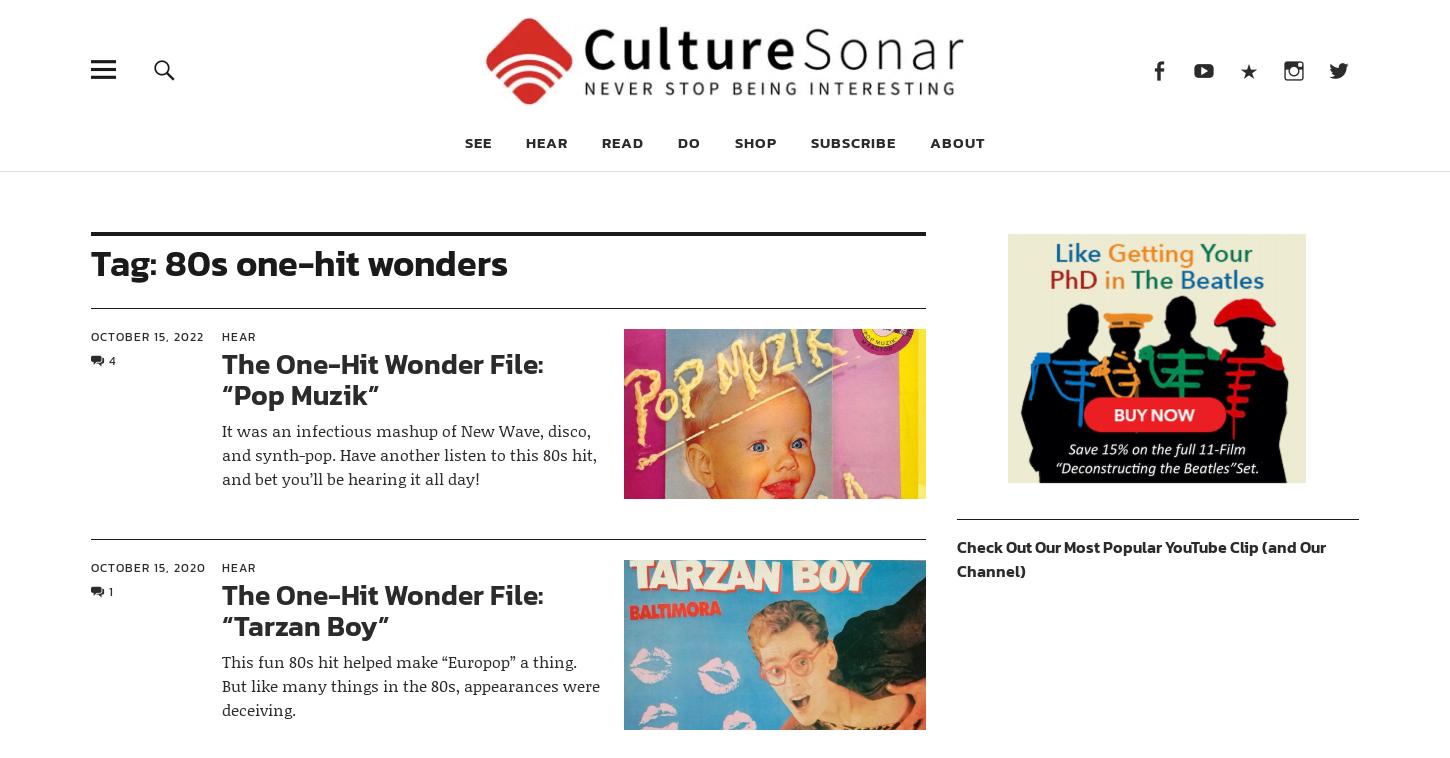 The image size is (1450, 758). I want to click on 'This fun 80s hit helped make “Europop” a thing. But like many things in the 80s, appearances were deceiving.', so click(409, 684).